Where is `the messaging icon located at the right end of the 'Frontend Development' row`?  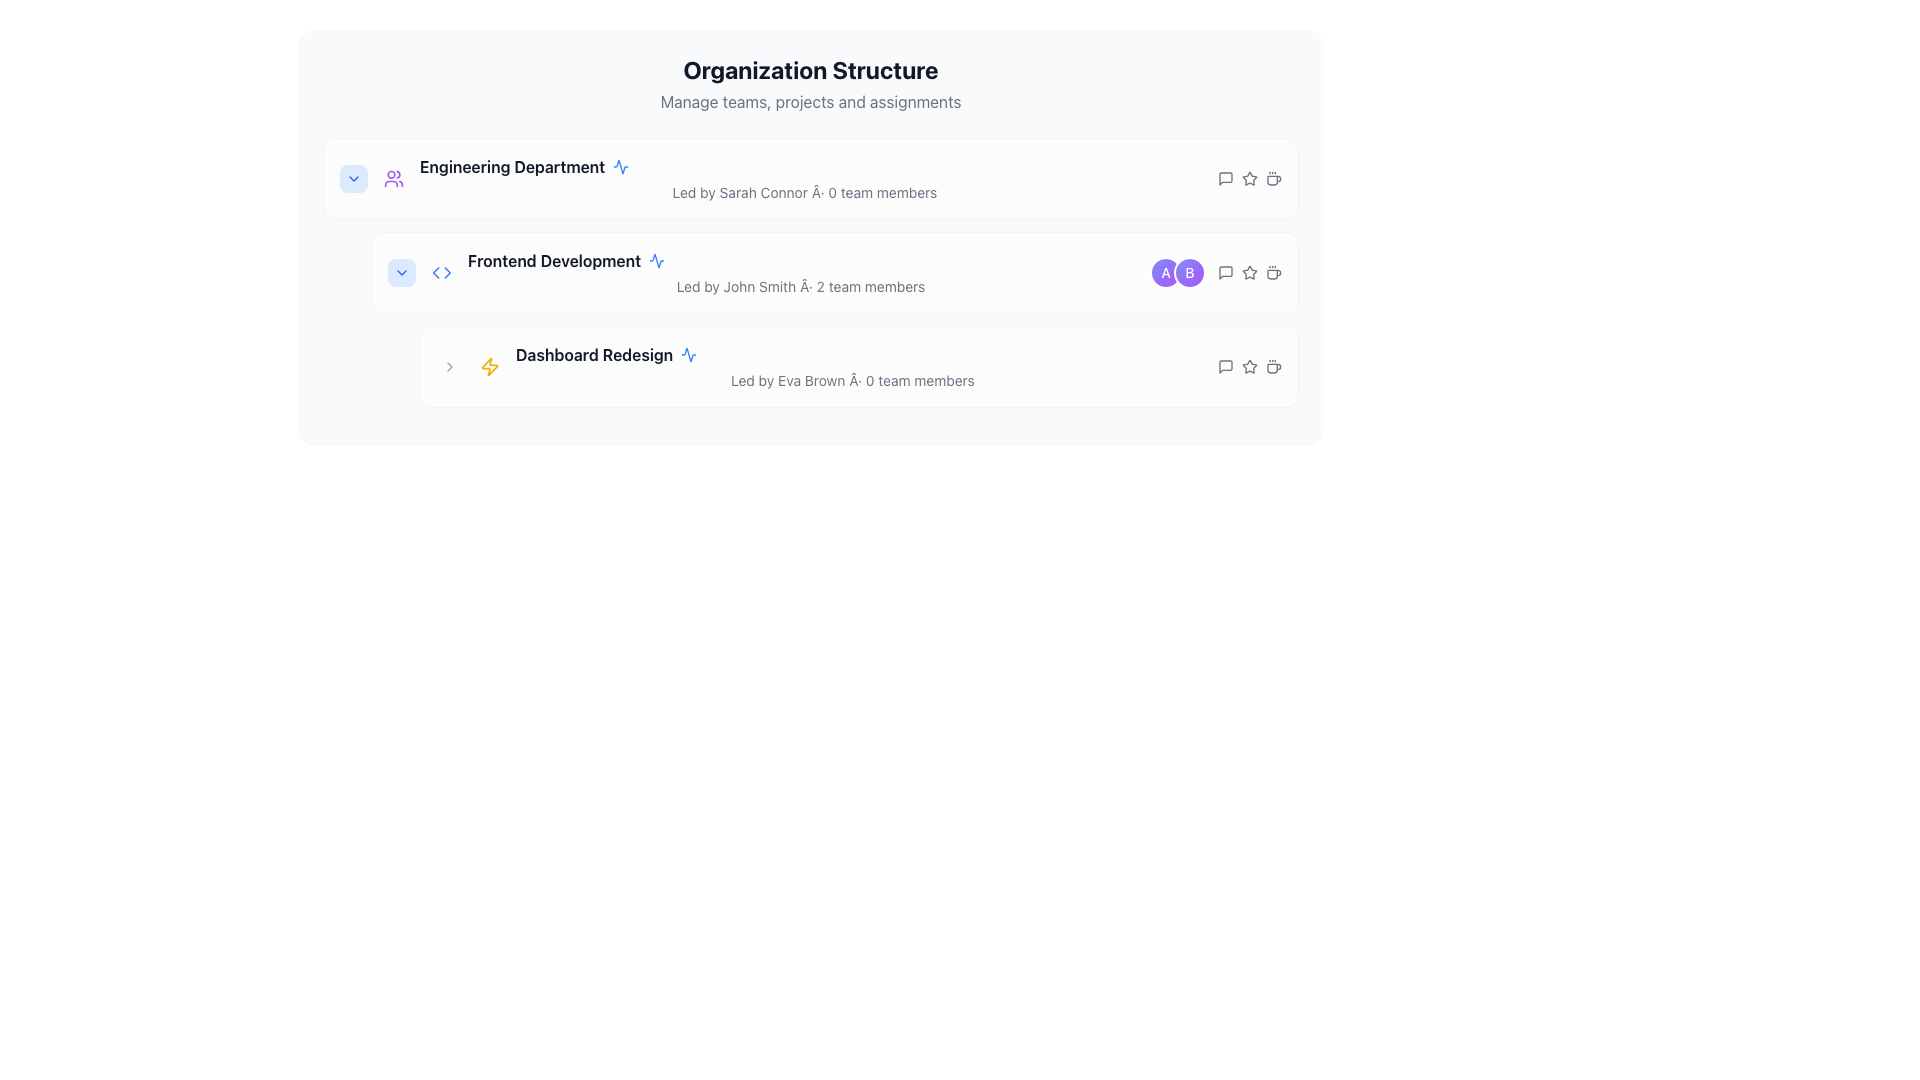 the messaging icon located at the right end of the 'Frontend Development' row is located at coordinates (1224, 273).